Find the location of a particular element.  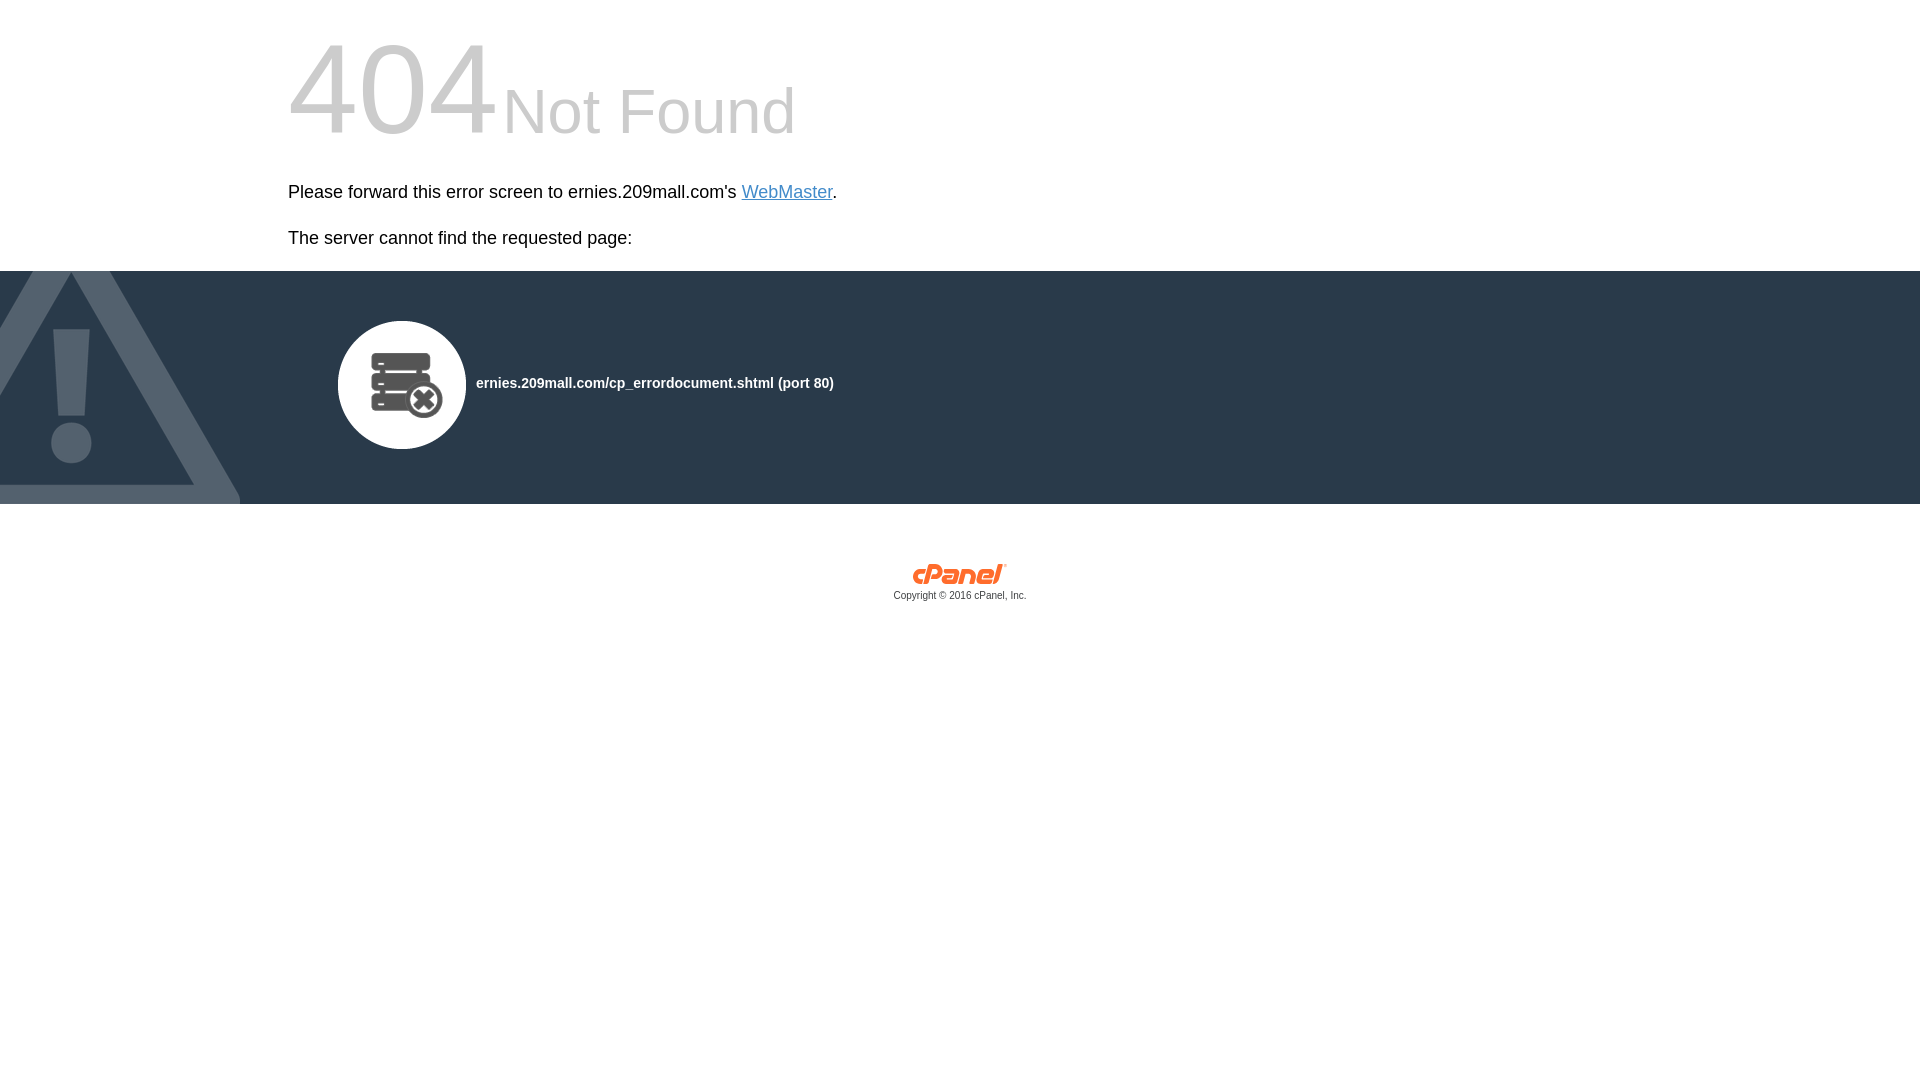

'WebMaster' is located at coordinates (786, 192).